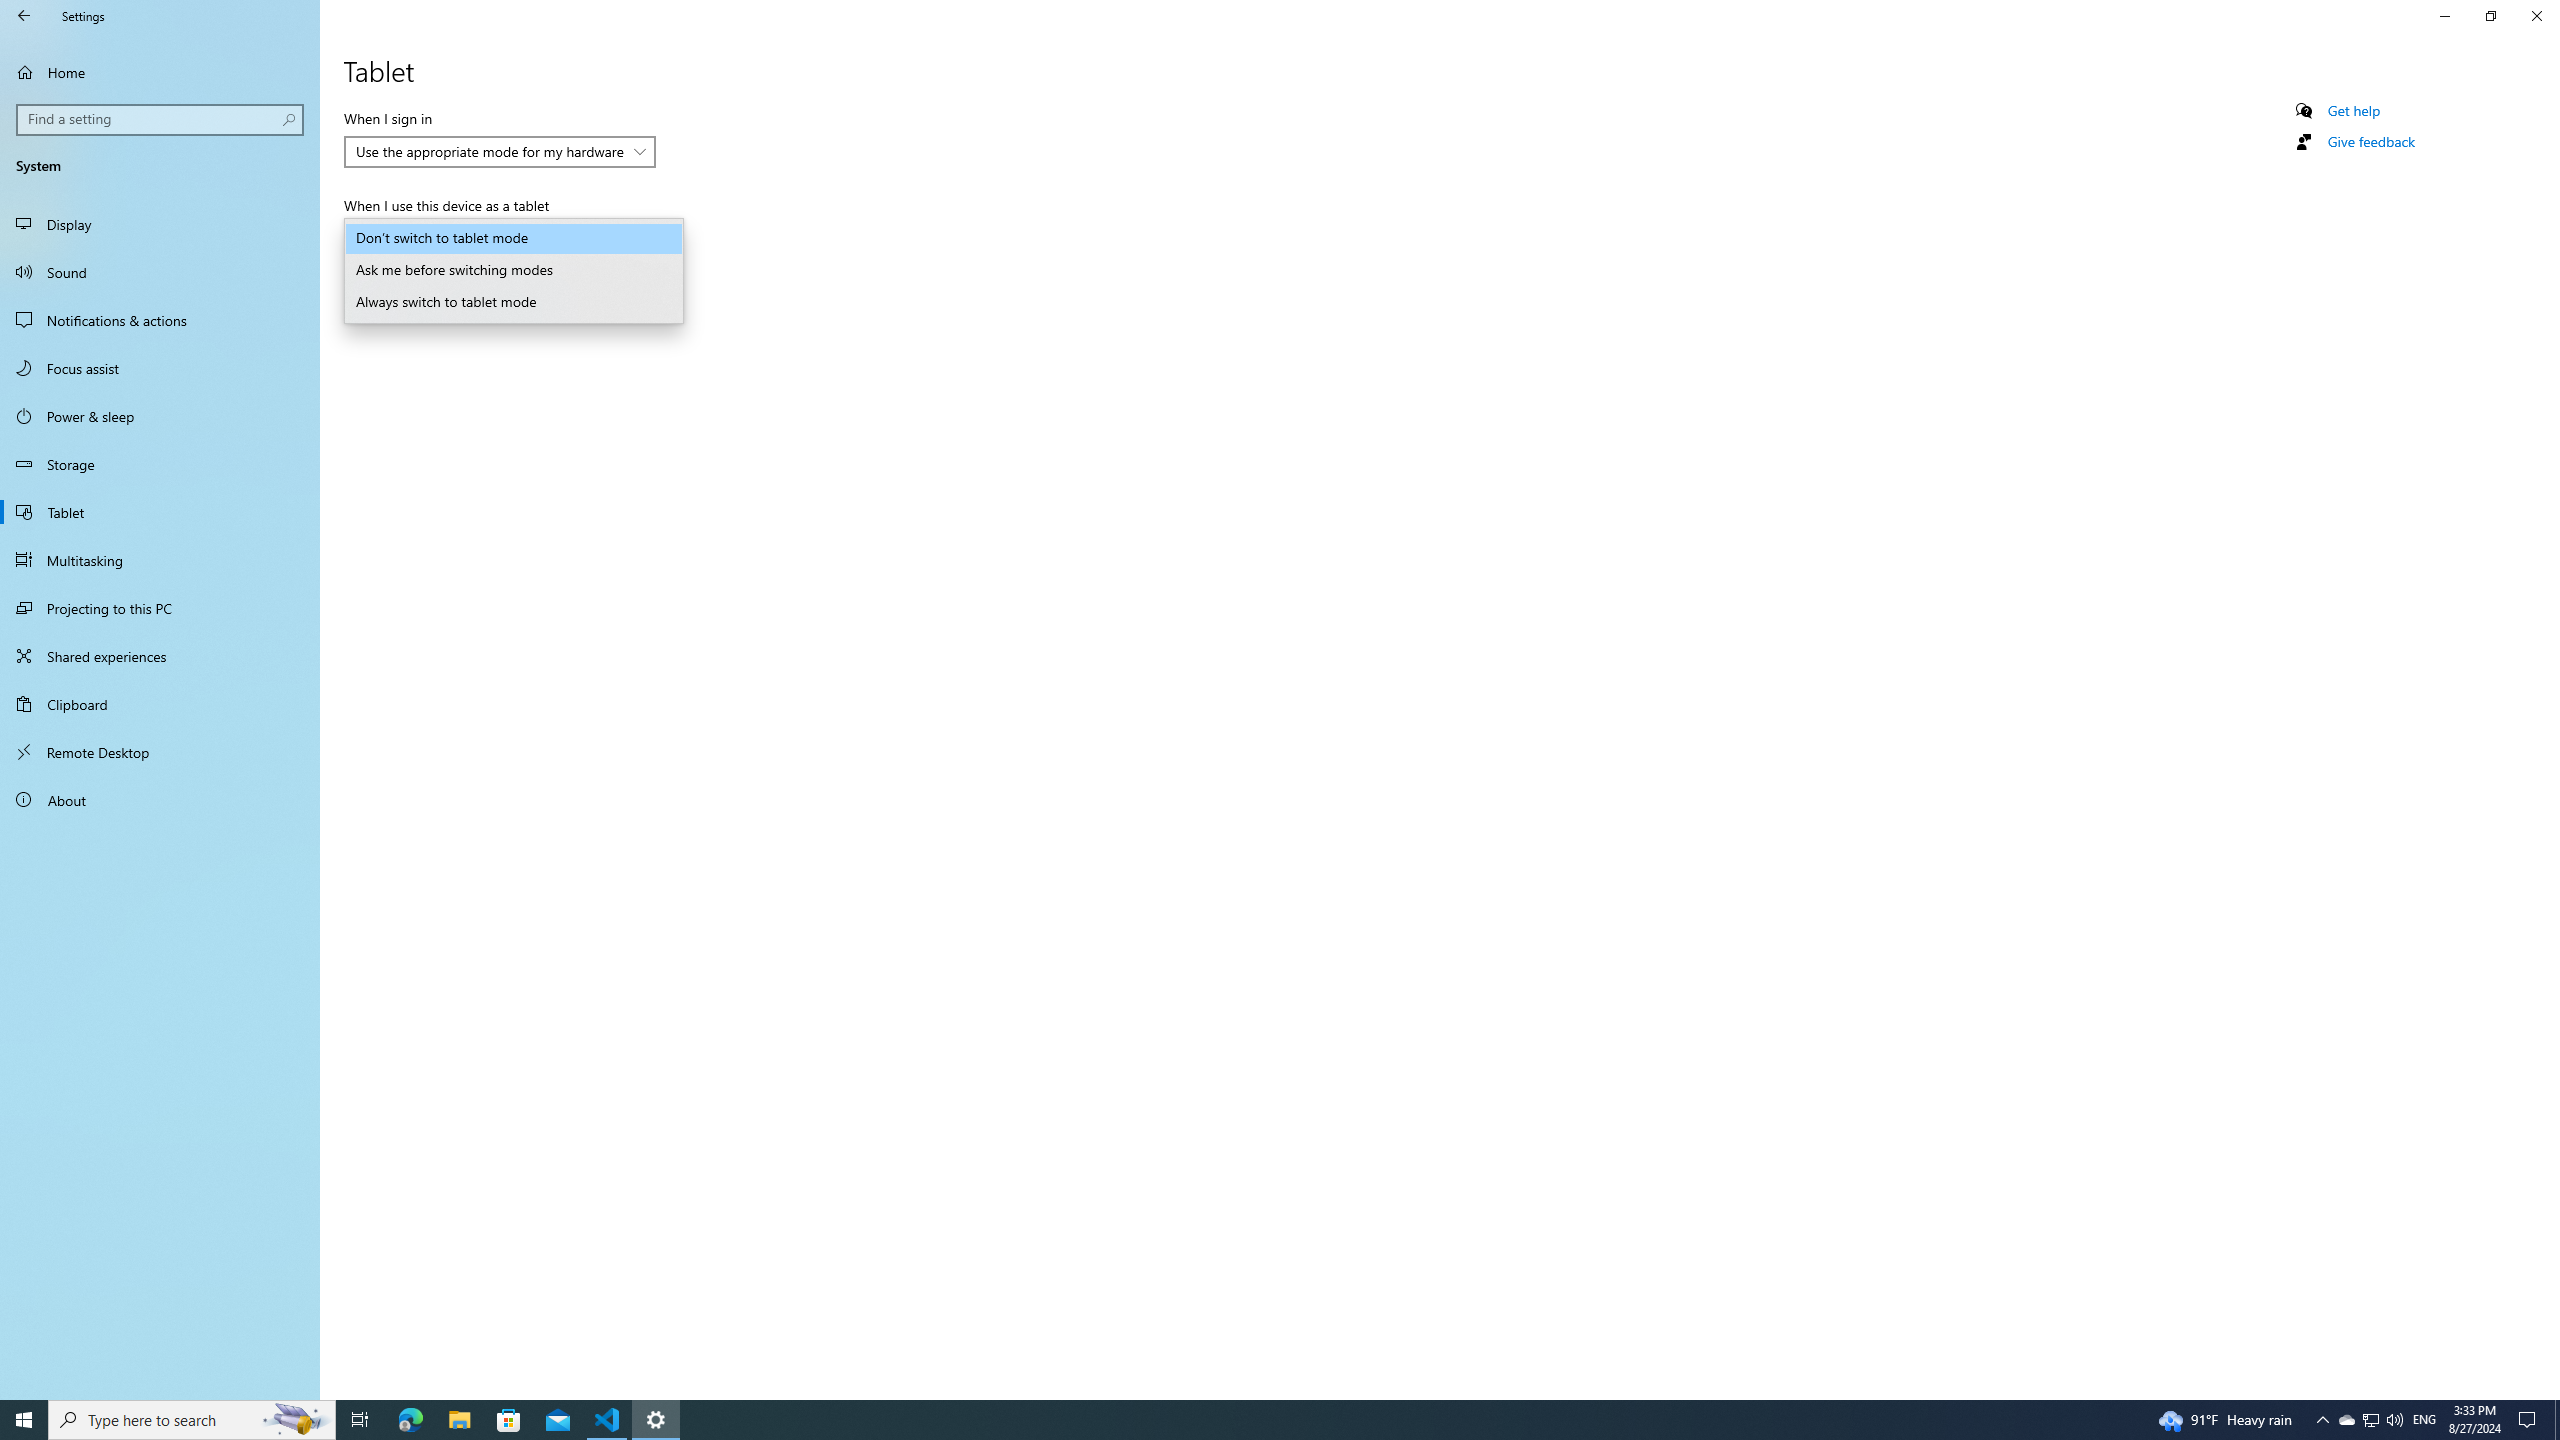 The width and height of the screenshot is (2560, 1440). I want to click on 'Microsoft Store', so click(509, 1418).